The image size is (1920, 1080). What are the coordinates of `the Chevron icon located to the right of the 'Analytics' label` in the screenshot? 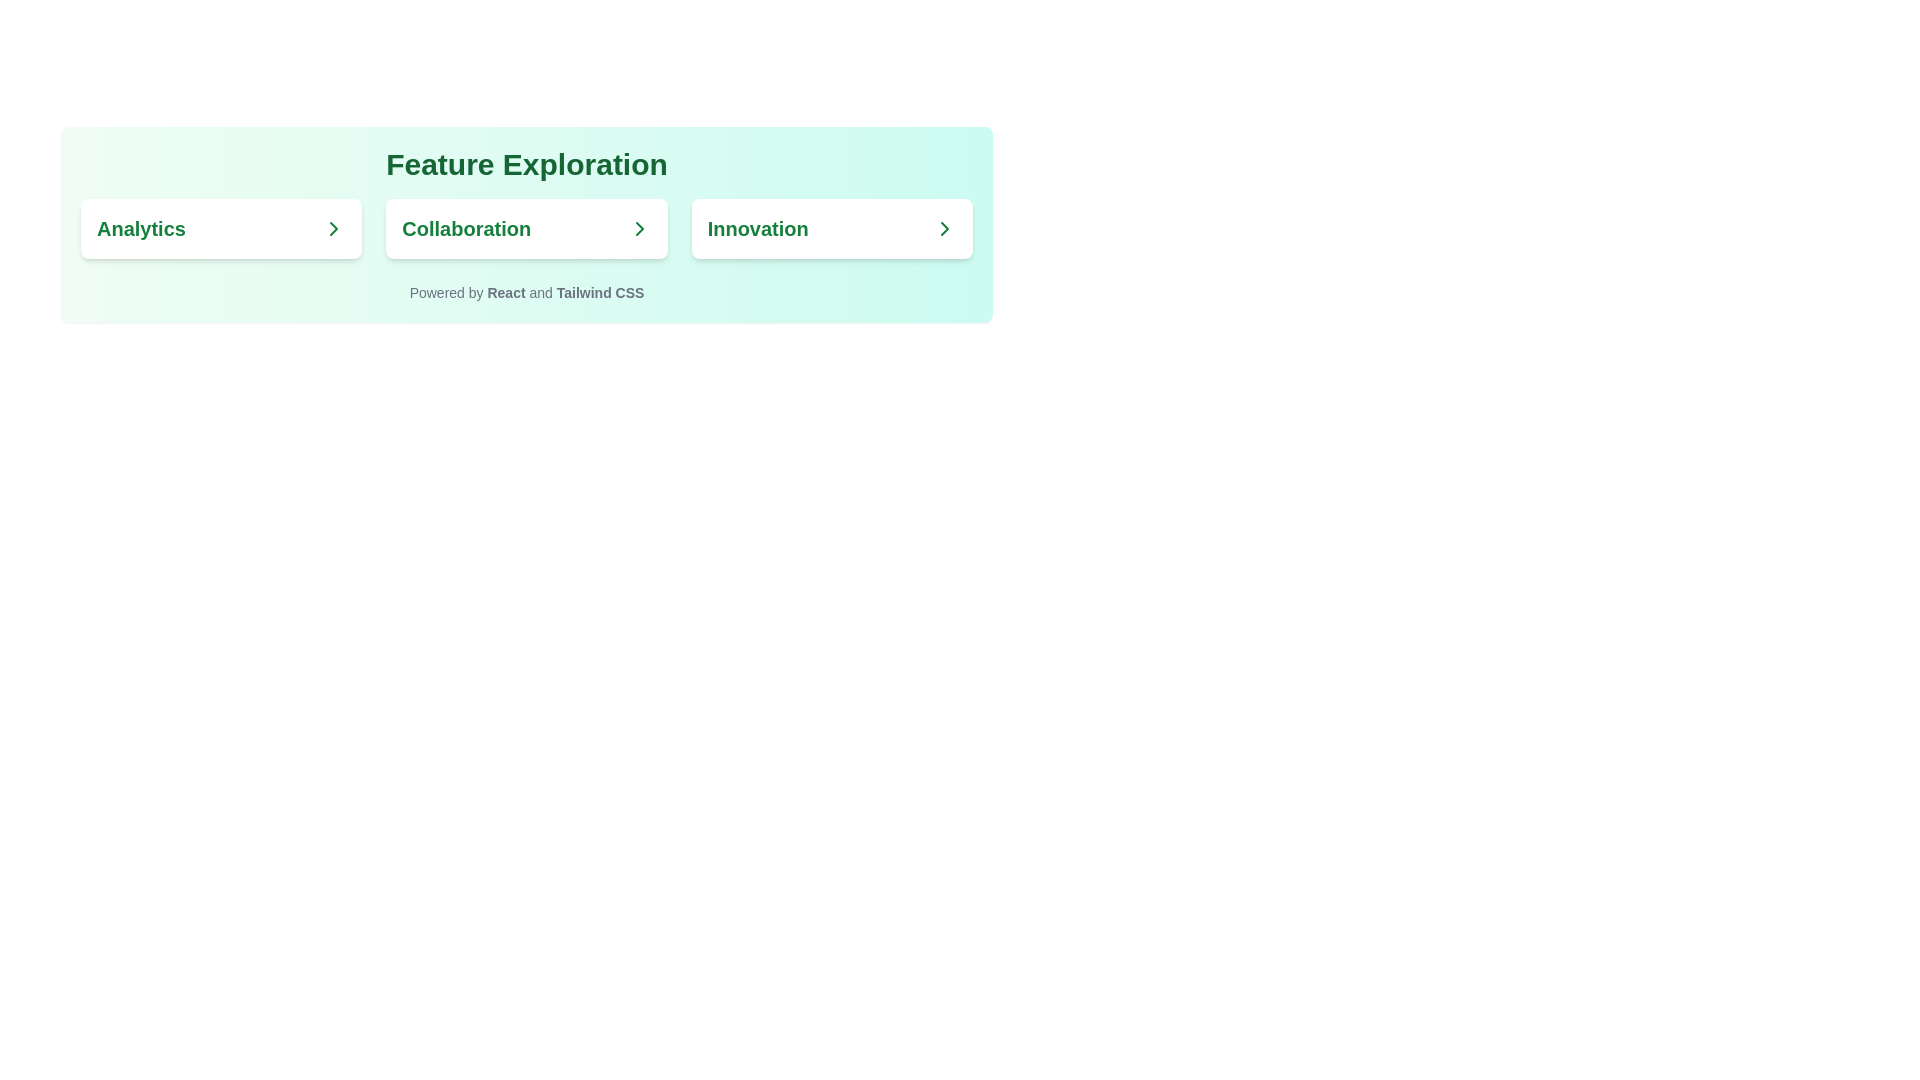 It's located at (334, 227).